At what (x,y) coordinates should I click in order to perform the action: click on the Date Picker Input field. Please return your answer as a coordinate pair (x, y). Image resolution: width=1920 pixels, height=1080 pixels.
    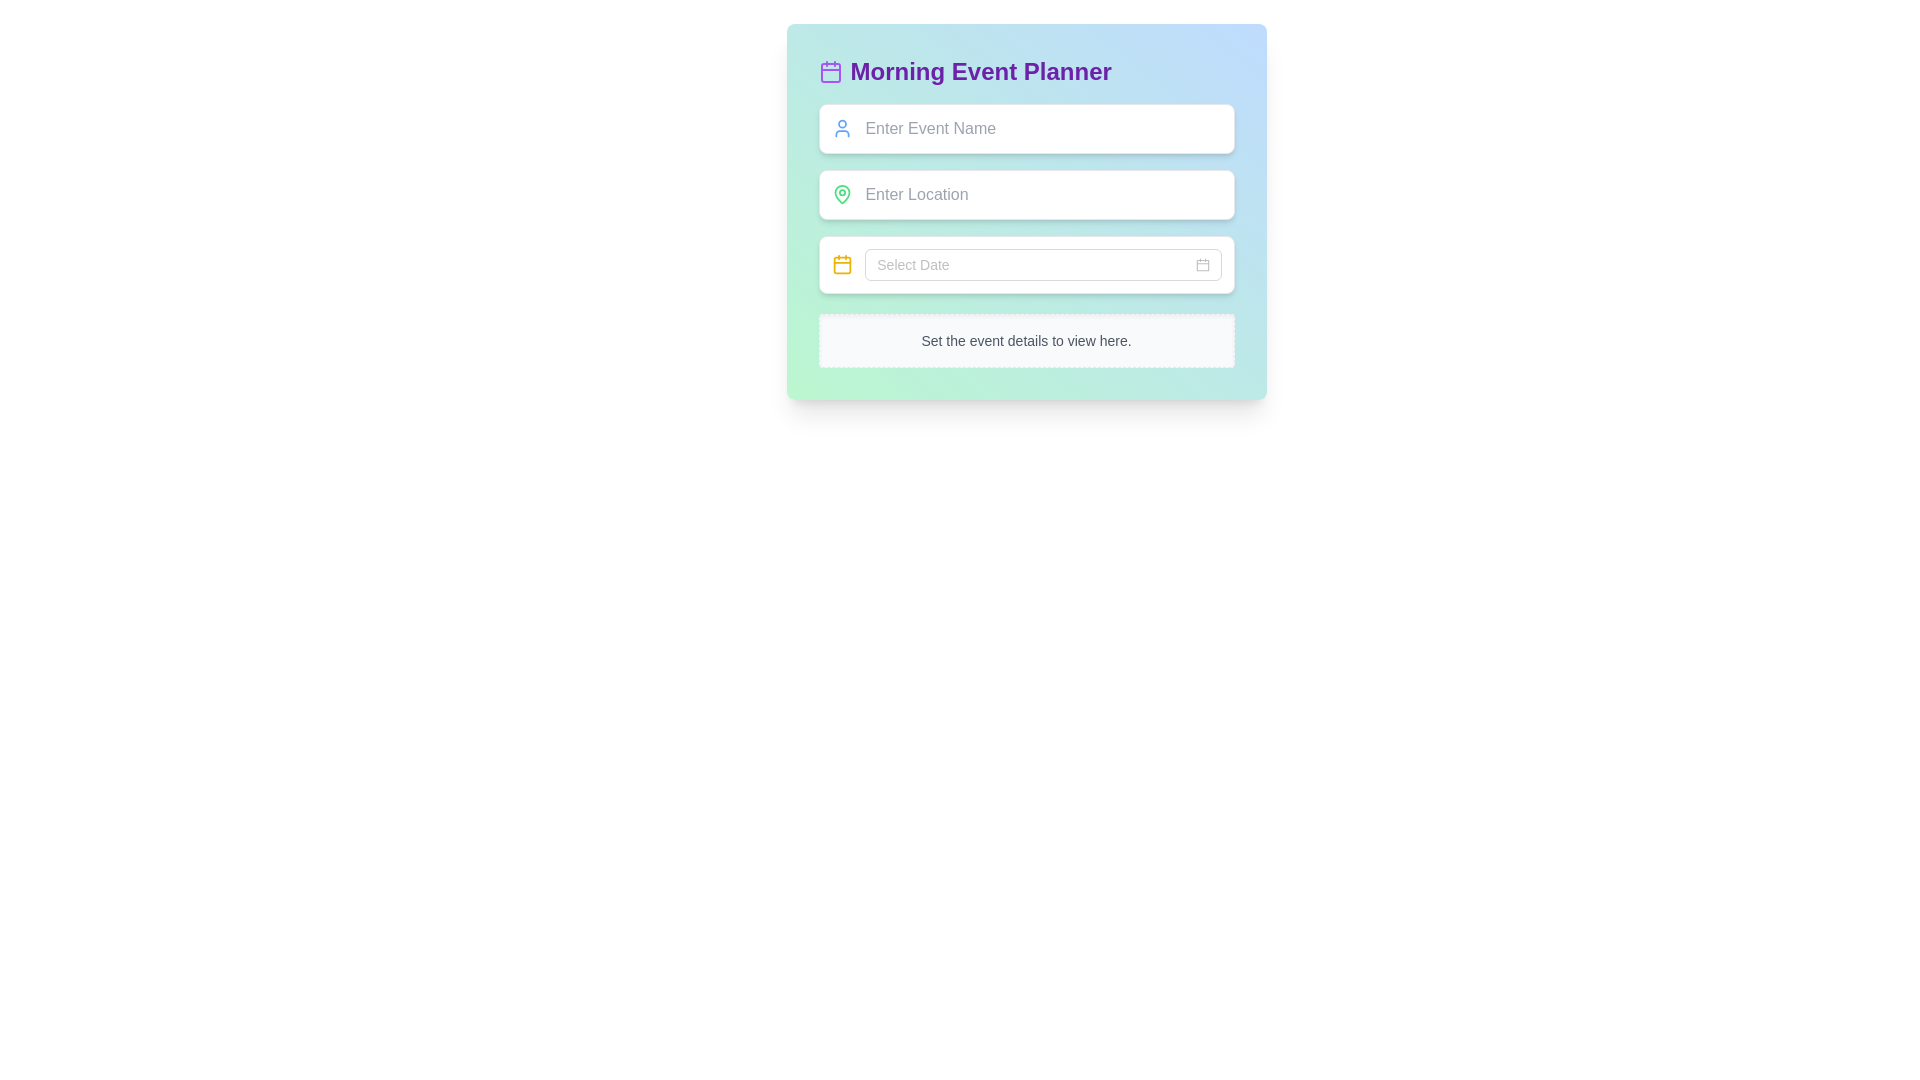
    Looking at the image, I should click on (1026, 264).